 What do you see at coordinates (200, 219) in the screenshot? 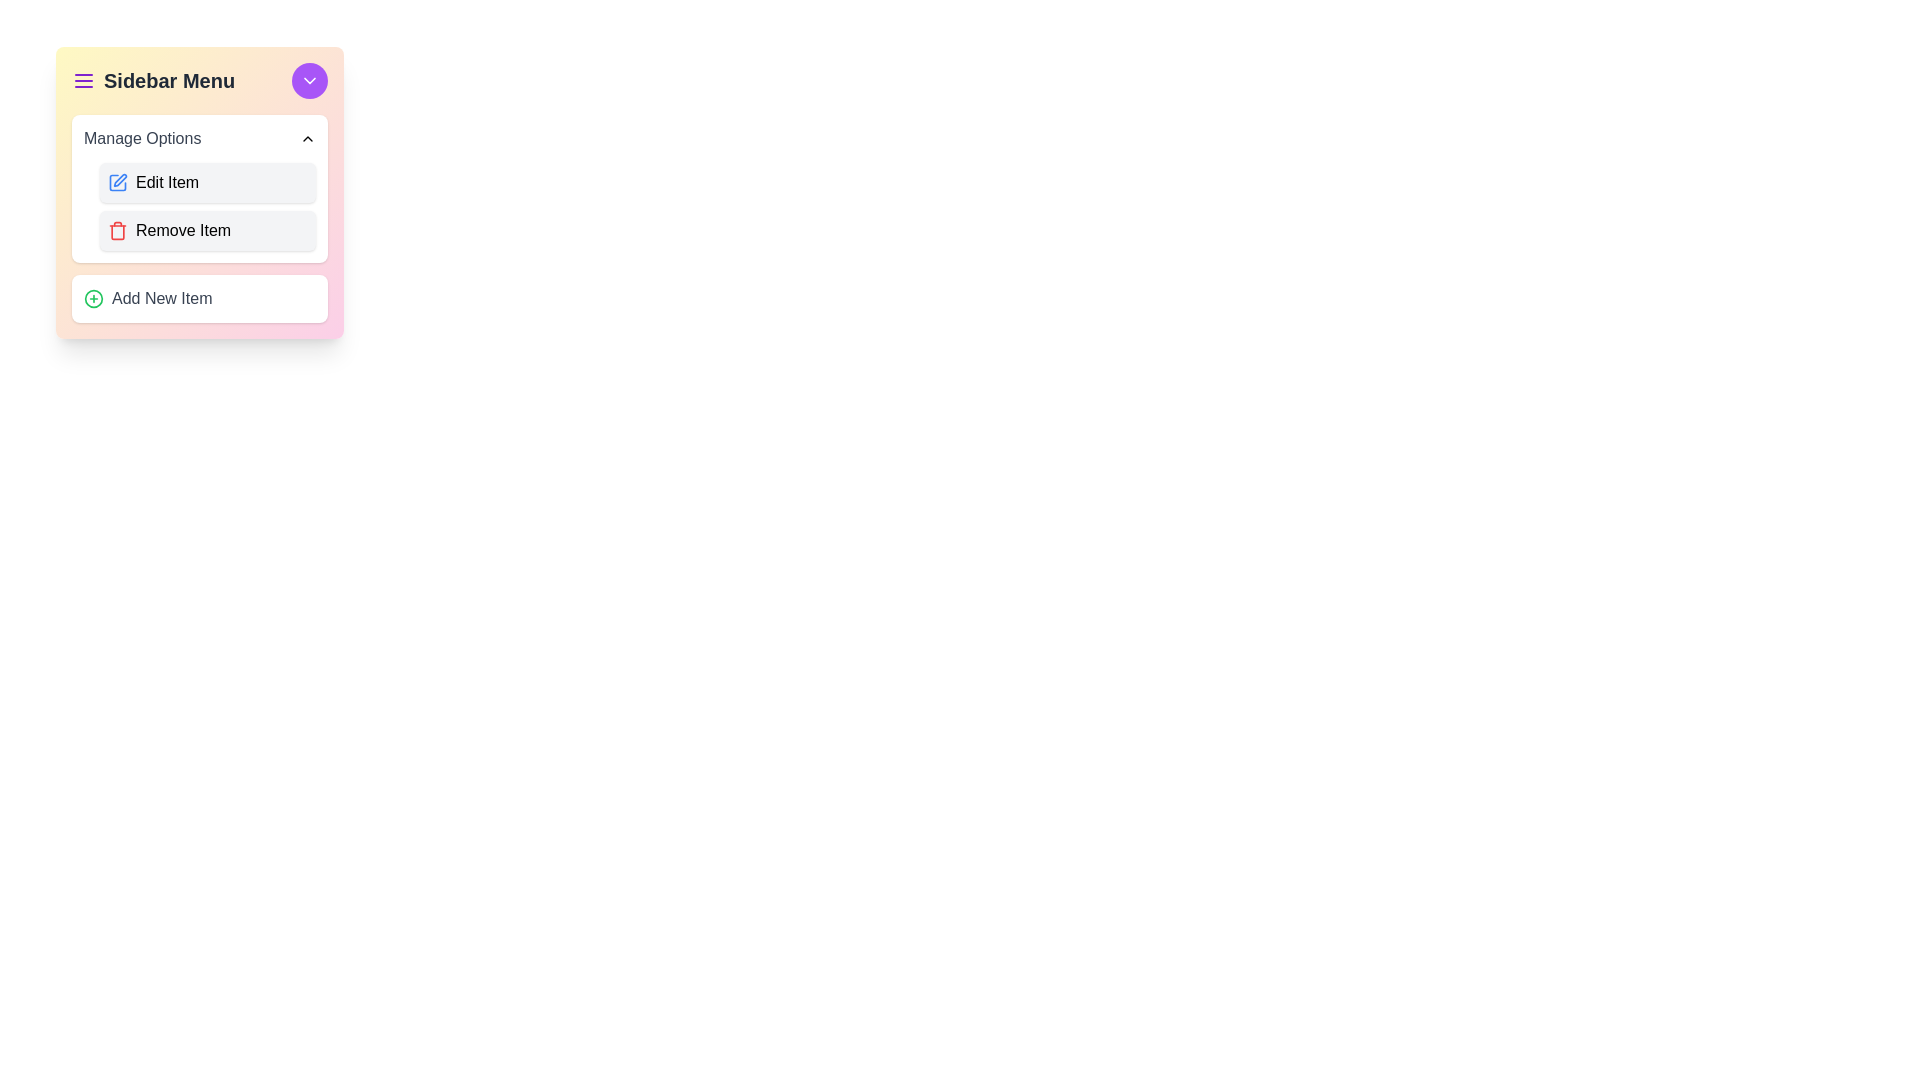
I see `the 'Remove Item' button in the 'Manage Options' section of the sidebar menu` at bounding box center [200, 219].